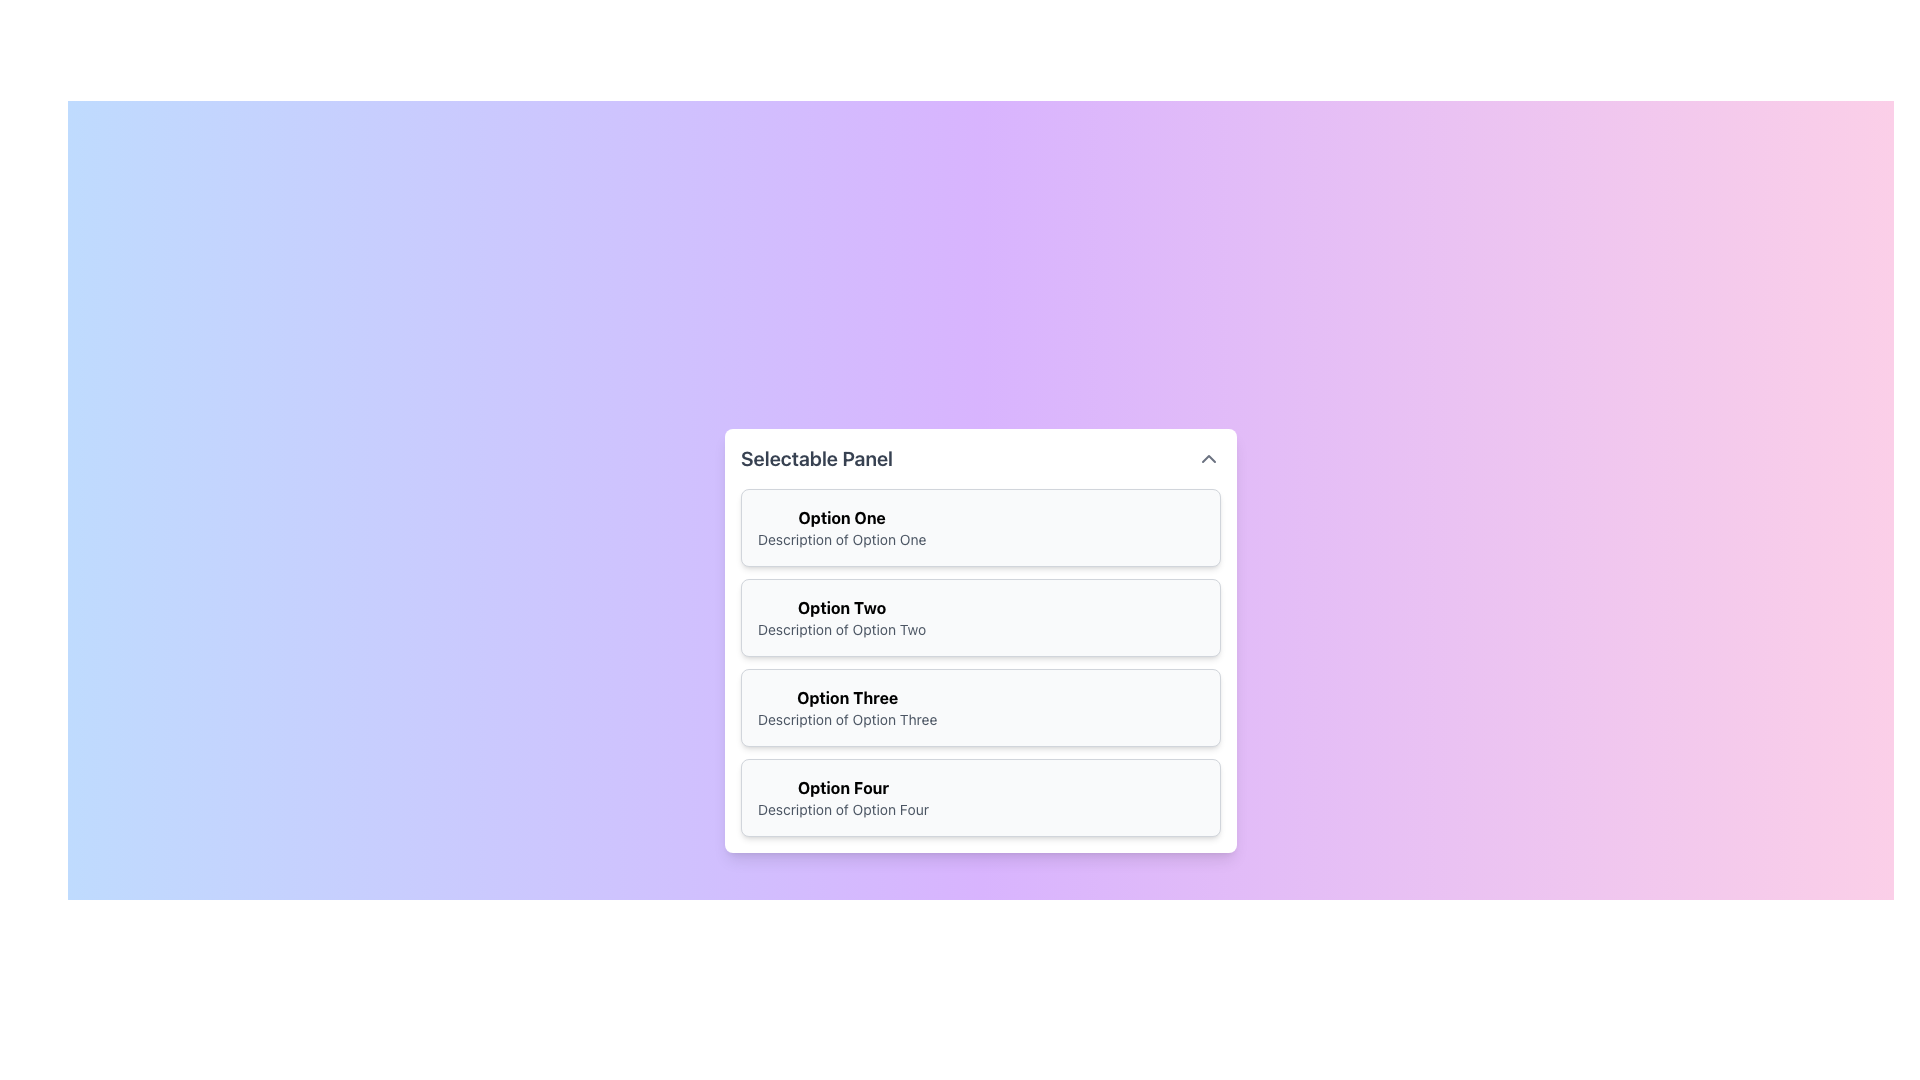 The width and height of the screenshot is (1920, 1080). Describe the element at coordinates (842, 607) in the screenshot. I see `the 'Option Two' text label located in the second selectable card of the 'Selectable Panel'` at that location.